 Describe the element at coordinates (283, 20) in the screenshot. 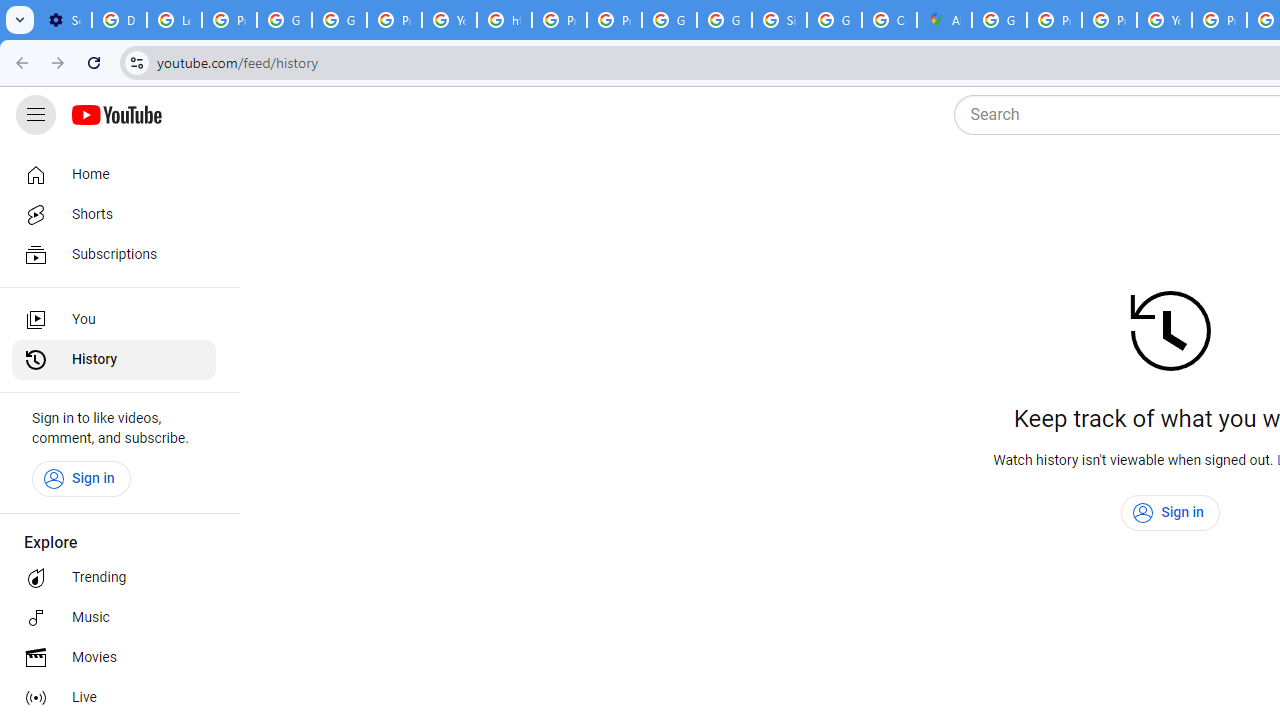

I see `'Google Account Help'` at that location.